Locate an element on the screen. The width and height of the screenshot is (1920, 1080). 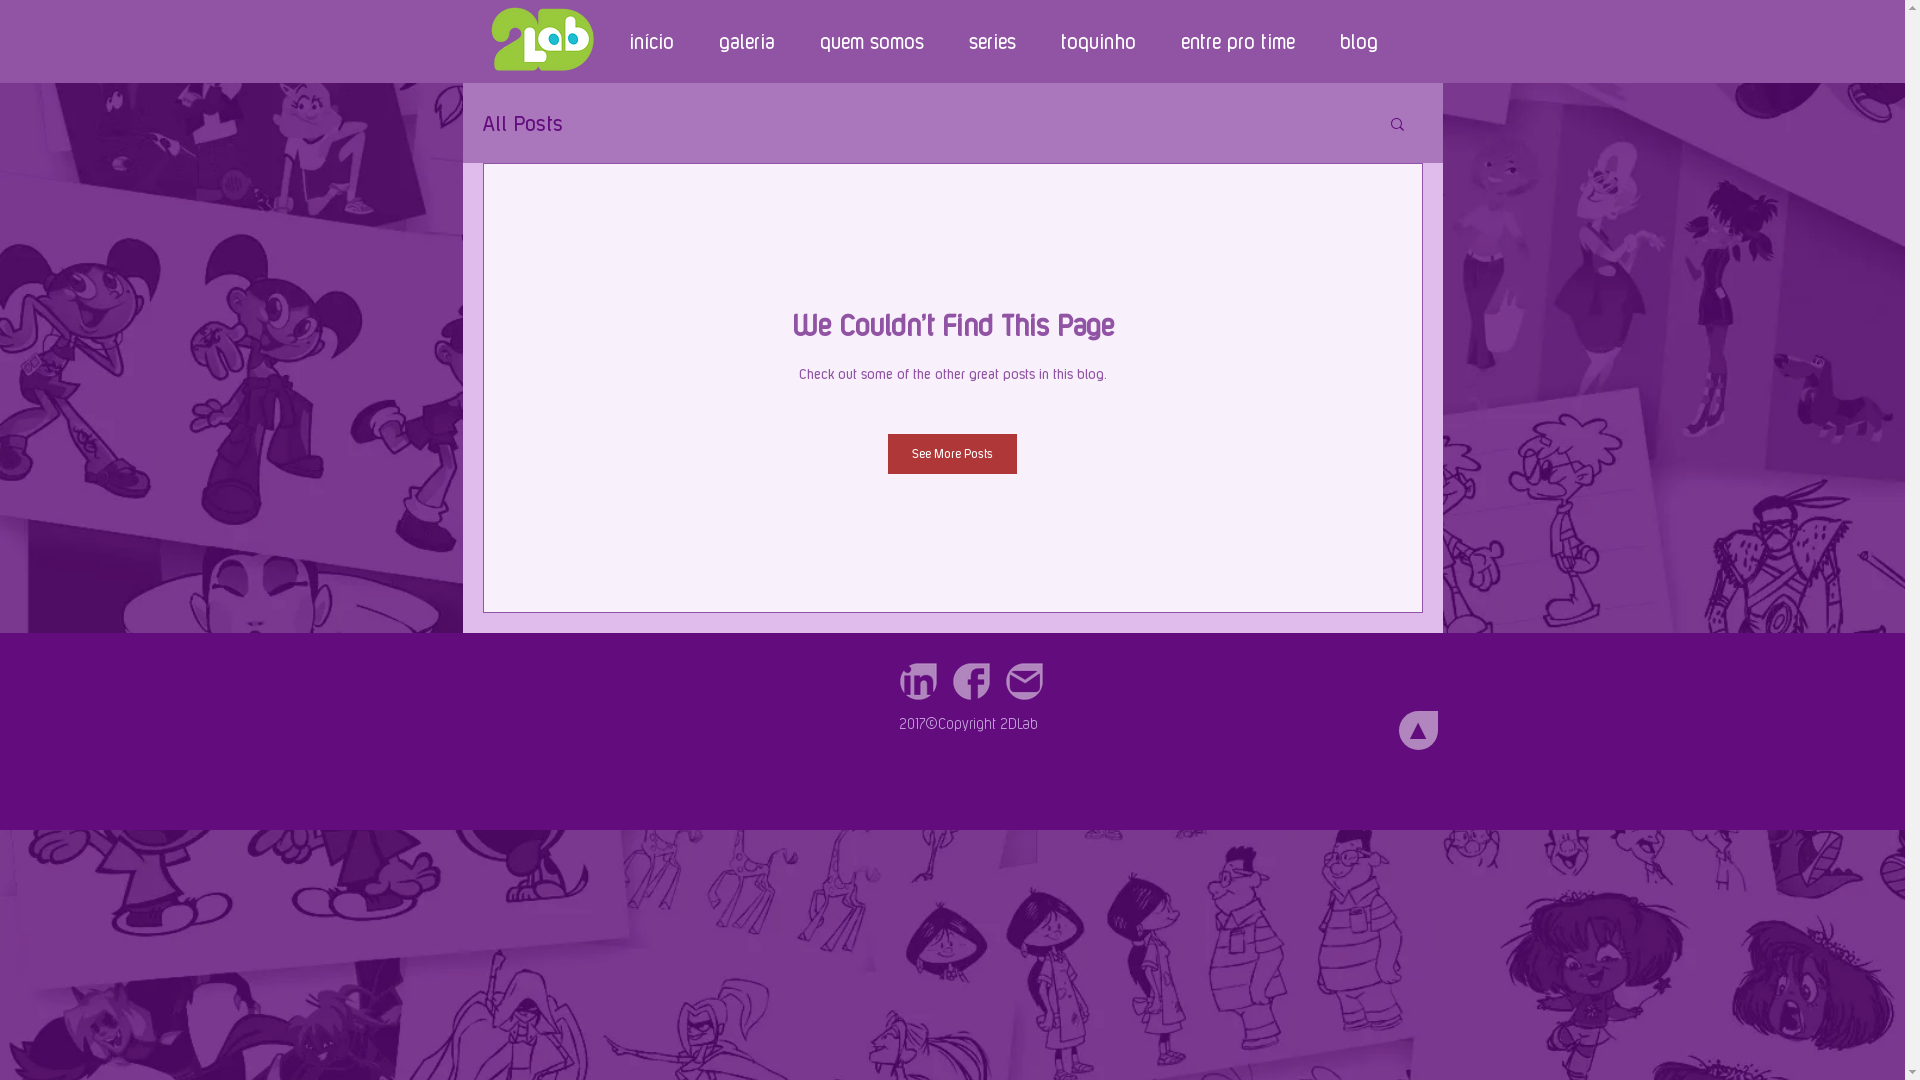
'entre pro time' is located at coordinates (1236, 41).